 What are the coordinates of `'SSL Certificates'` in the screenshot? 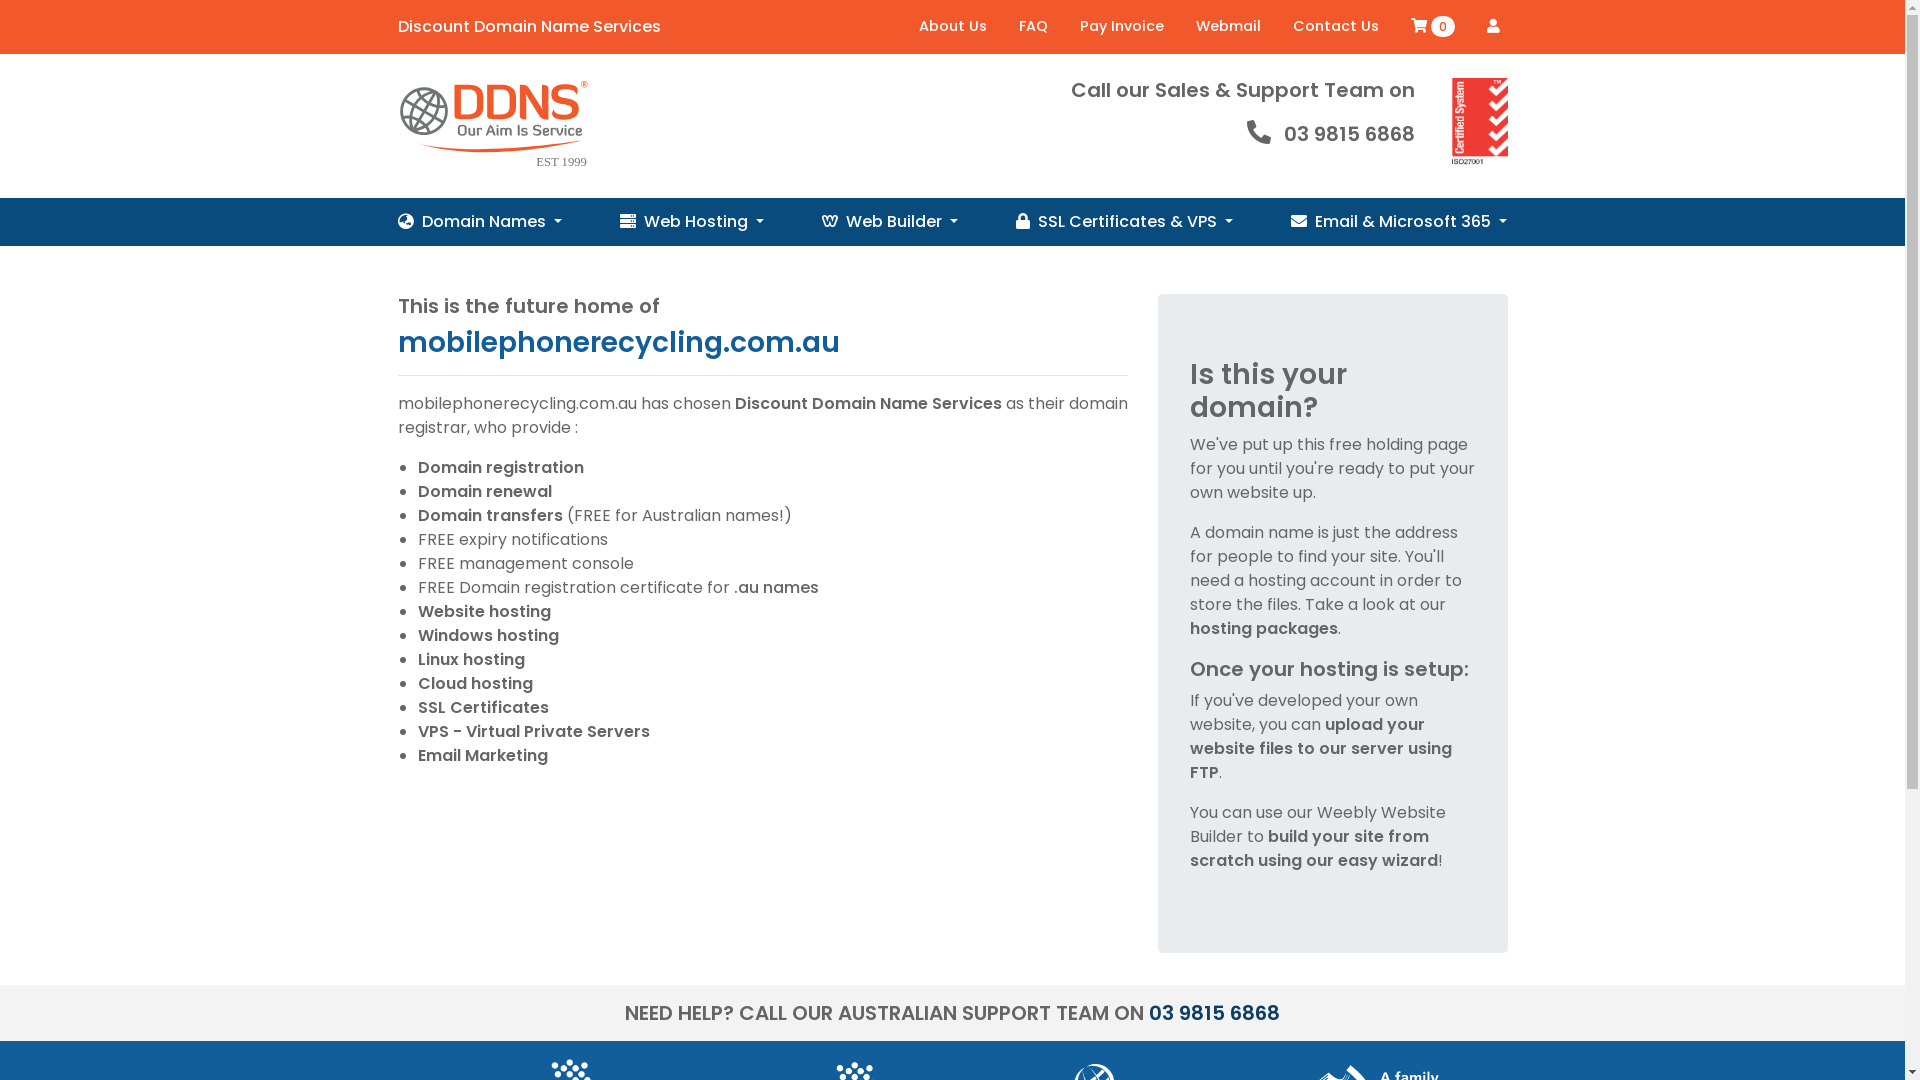 It's located at (483, 706).